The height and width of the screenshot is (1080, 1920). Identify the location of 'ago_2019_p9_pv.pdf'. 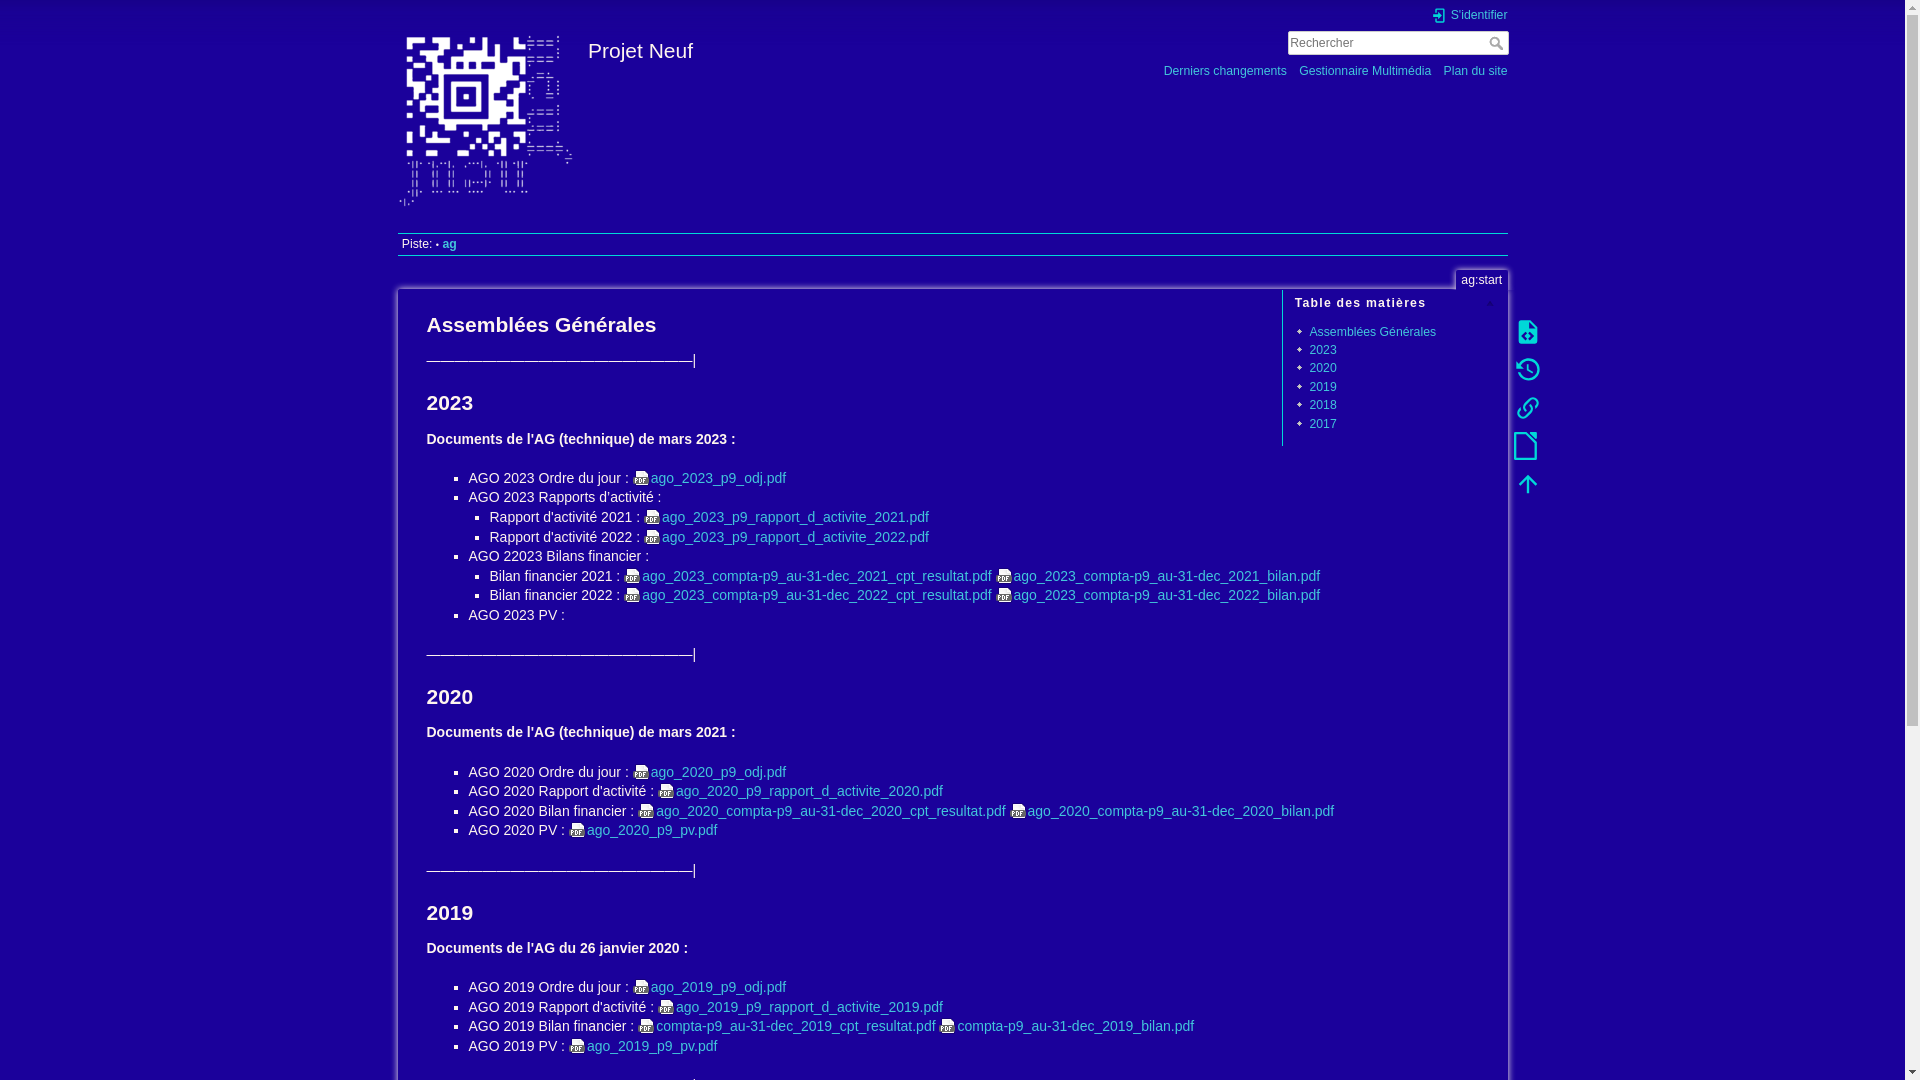
(643, 1044).